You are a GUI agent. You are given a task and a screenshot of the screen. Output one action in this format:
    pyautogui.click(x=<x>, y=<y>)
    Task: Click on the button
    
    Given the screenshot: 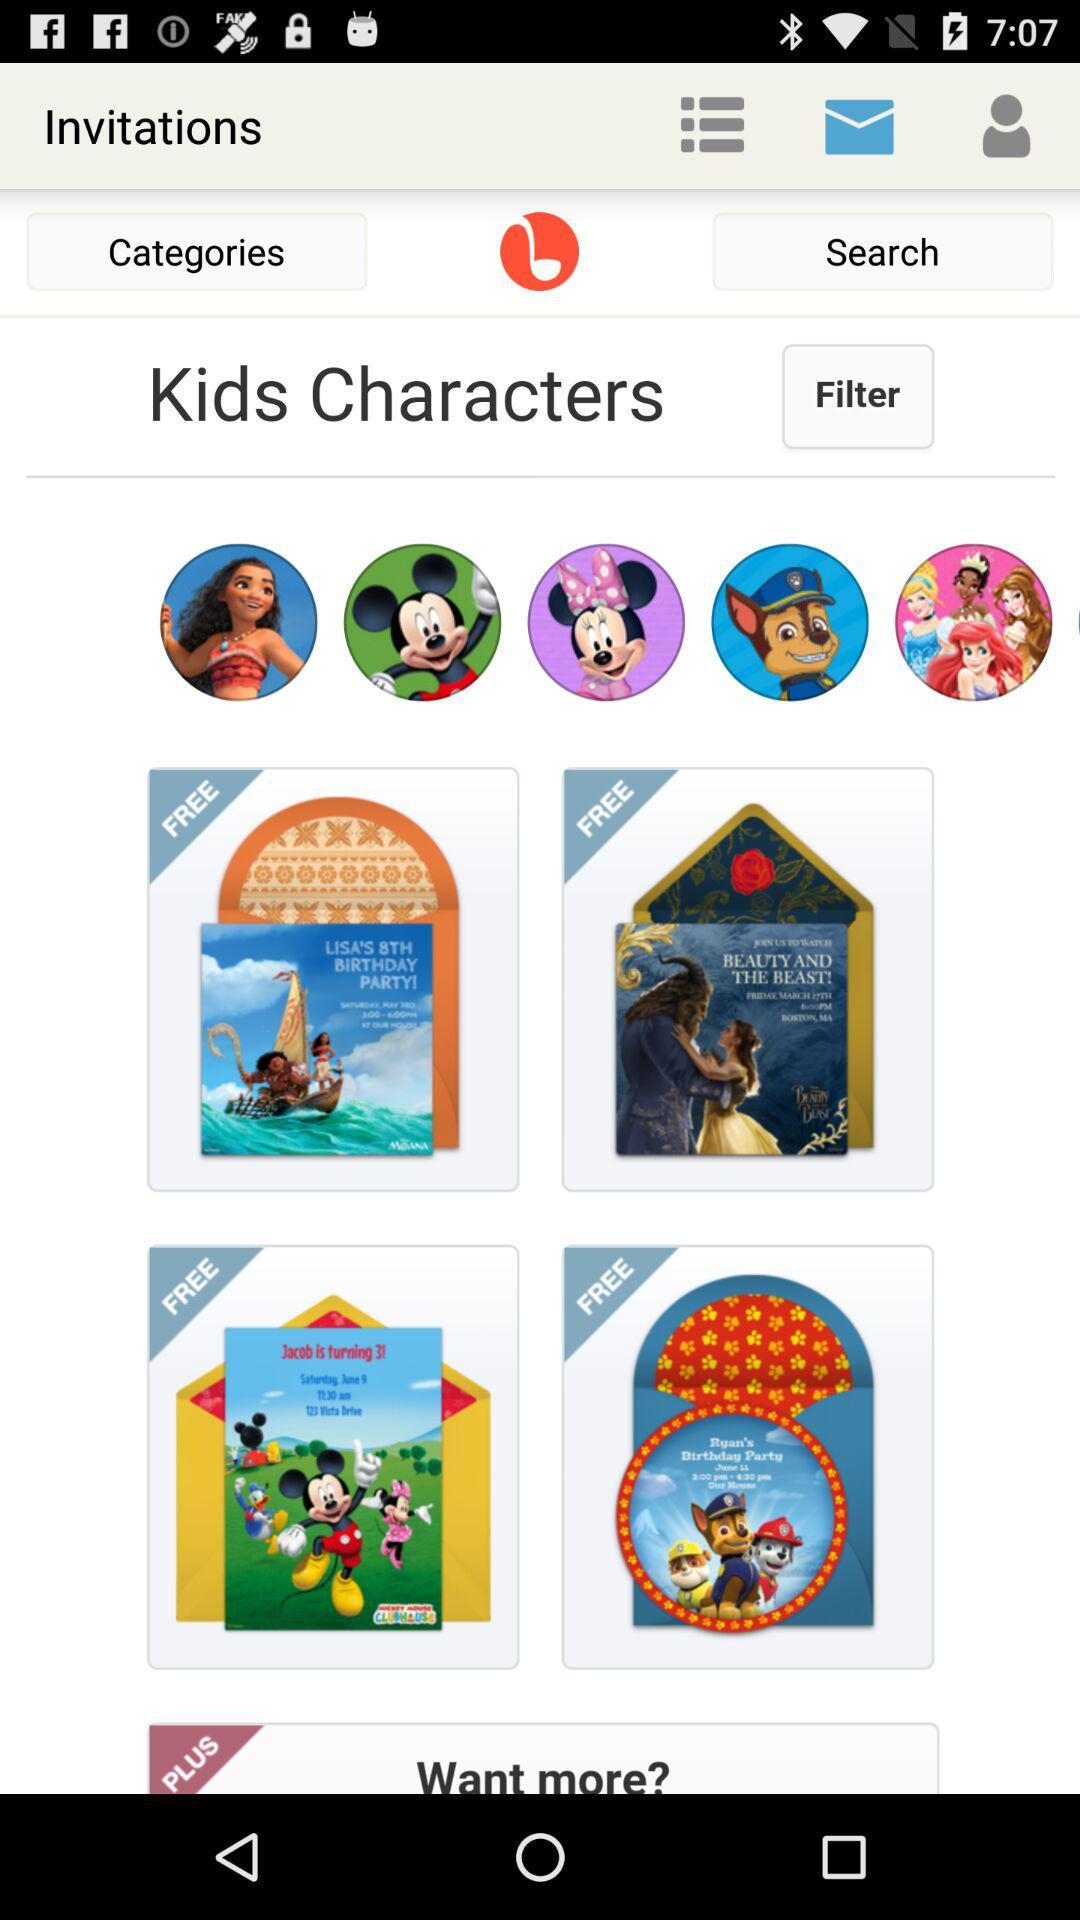 What is the action you would take?
    pyautogui.click(x=538, y=250)
    